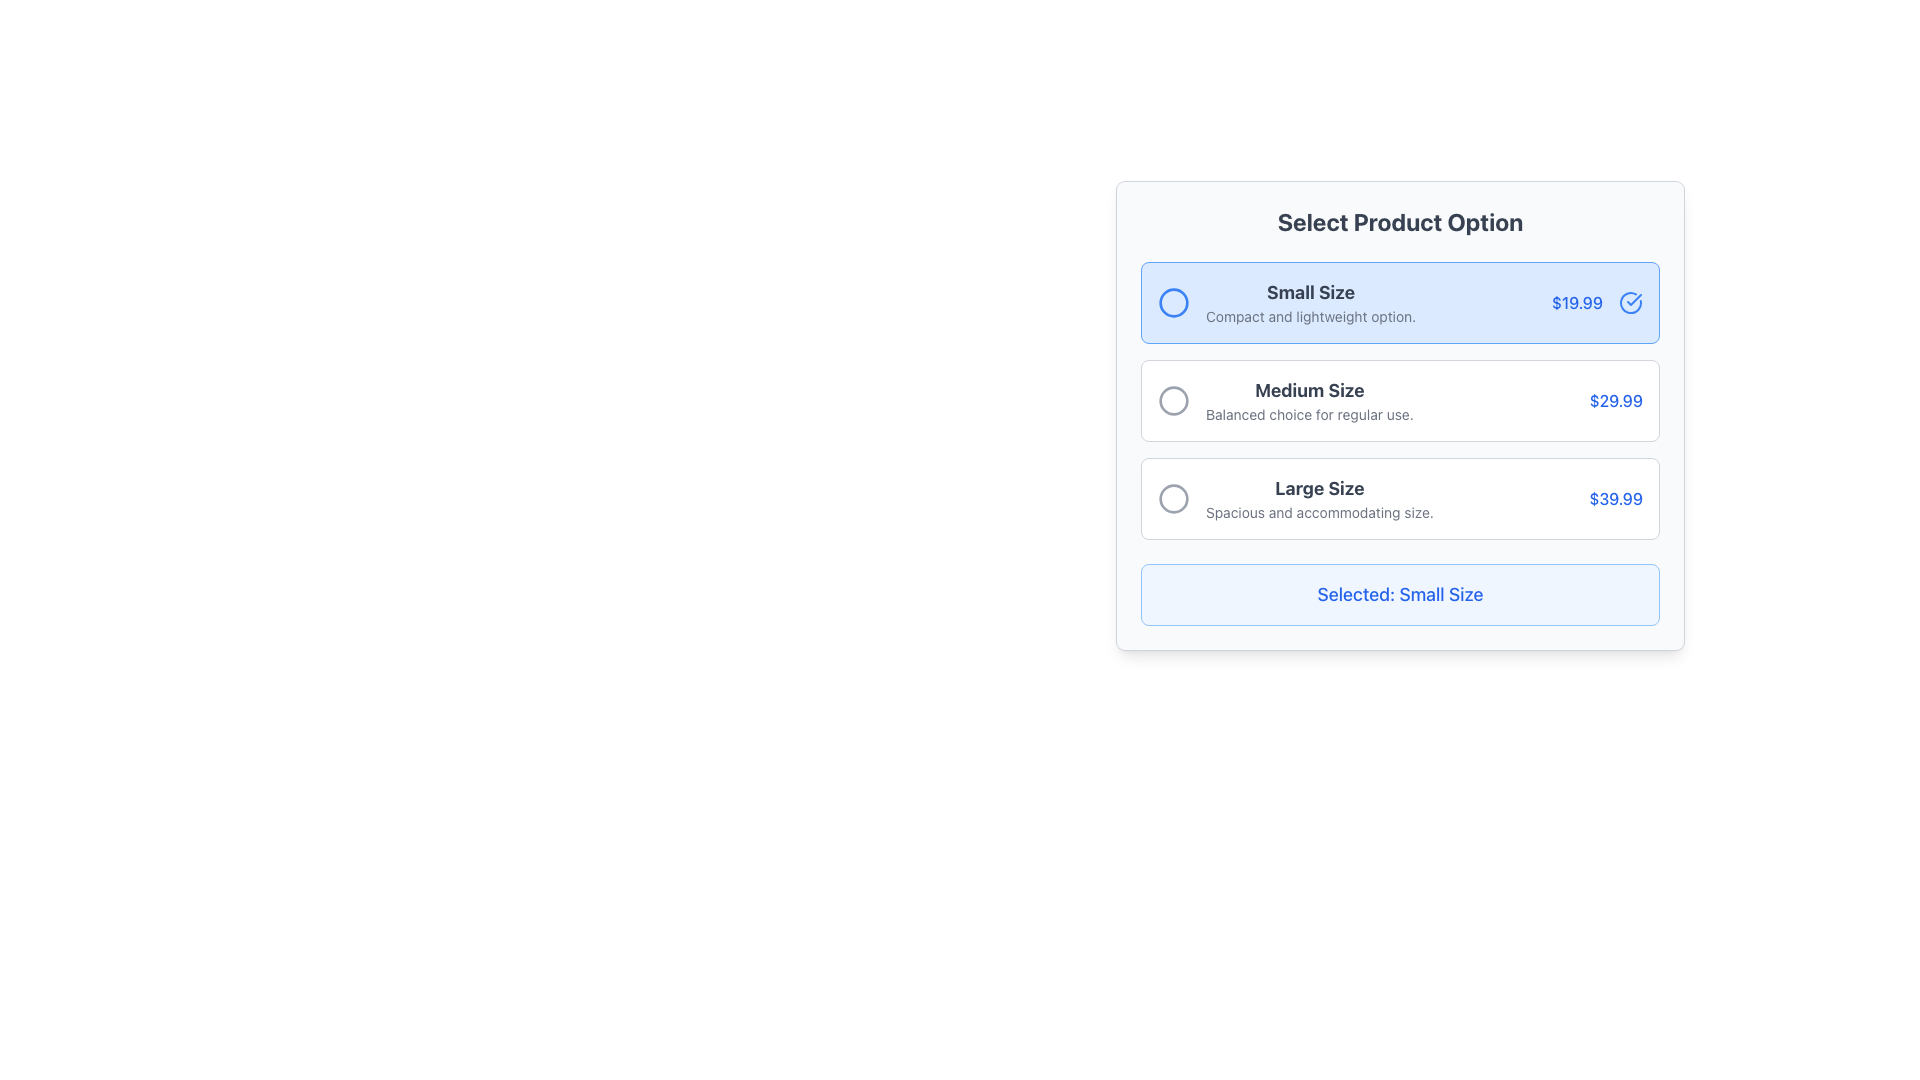  What do you see at coordinates (1309, 401) in the screenshot?
I see `text label 'Medium Size' which is the second option in a list of product options, providing details about the selection` at bounding box center [1309, 401].